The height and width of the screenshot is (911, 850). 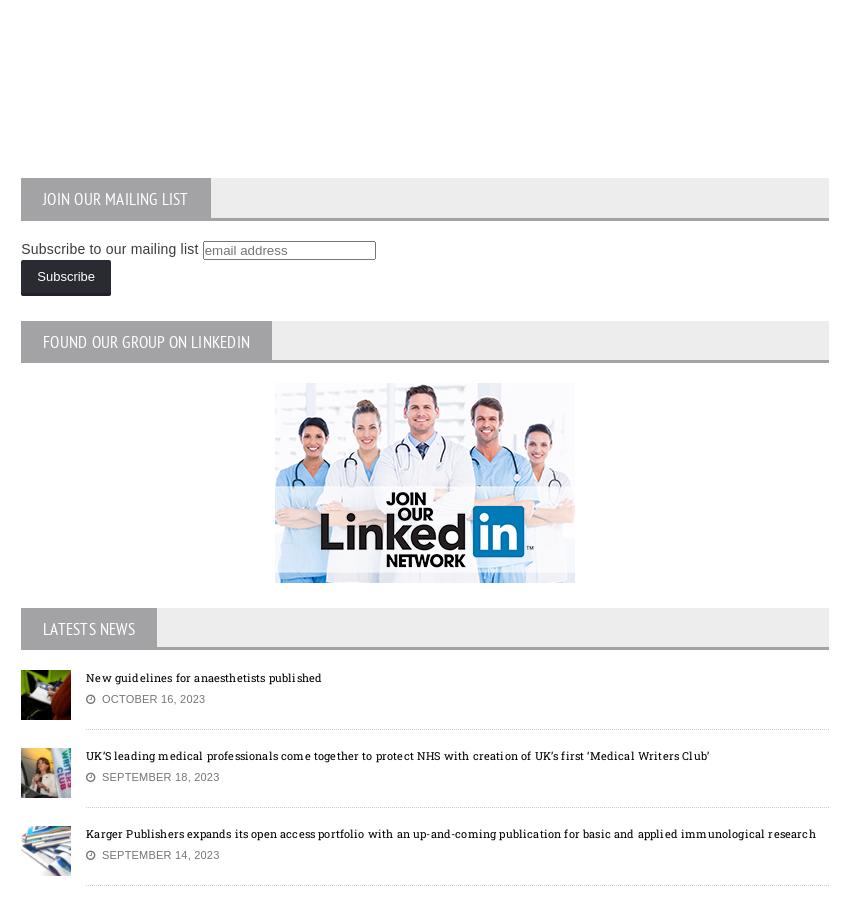 What do you see at coordinates (108, 246) in the screenshot?
I see `'Subscribe to our mailing list'` at bounding box center [108, 246].